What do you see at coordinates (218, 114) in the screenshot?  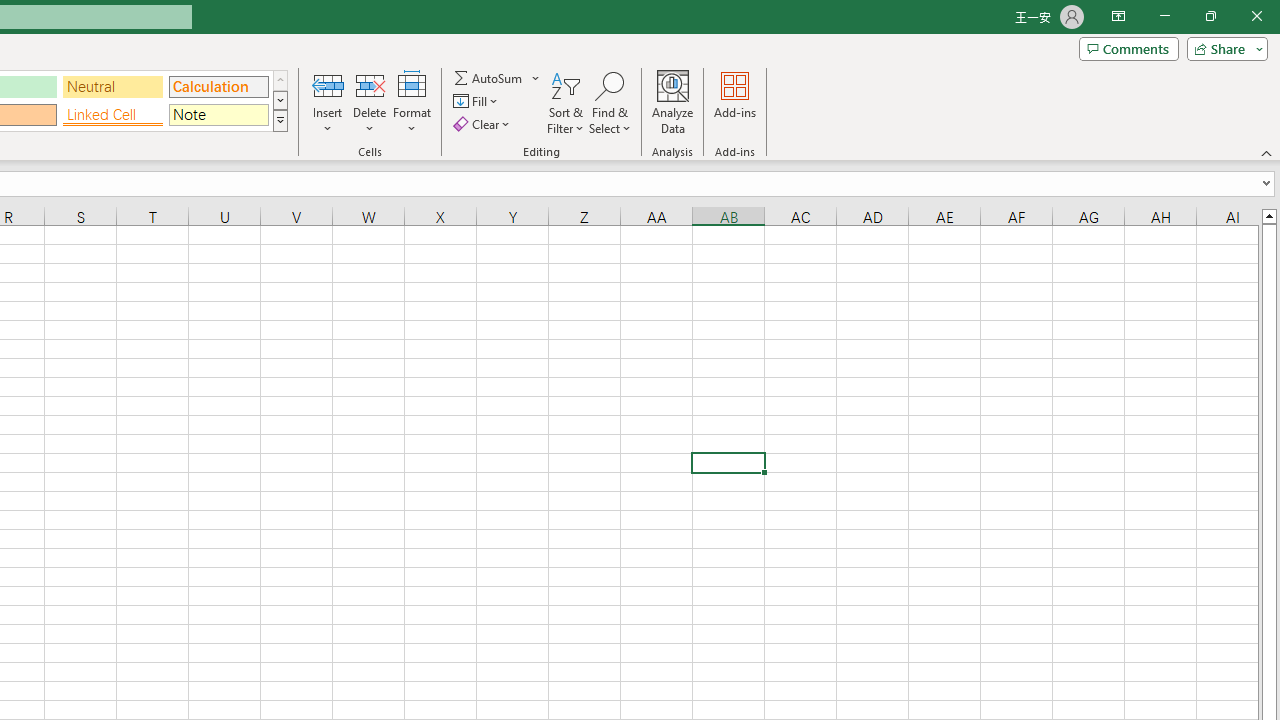 I see `'Note'` at bounding box center [218, 114].